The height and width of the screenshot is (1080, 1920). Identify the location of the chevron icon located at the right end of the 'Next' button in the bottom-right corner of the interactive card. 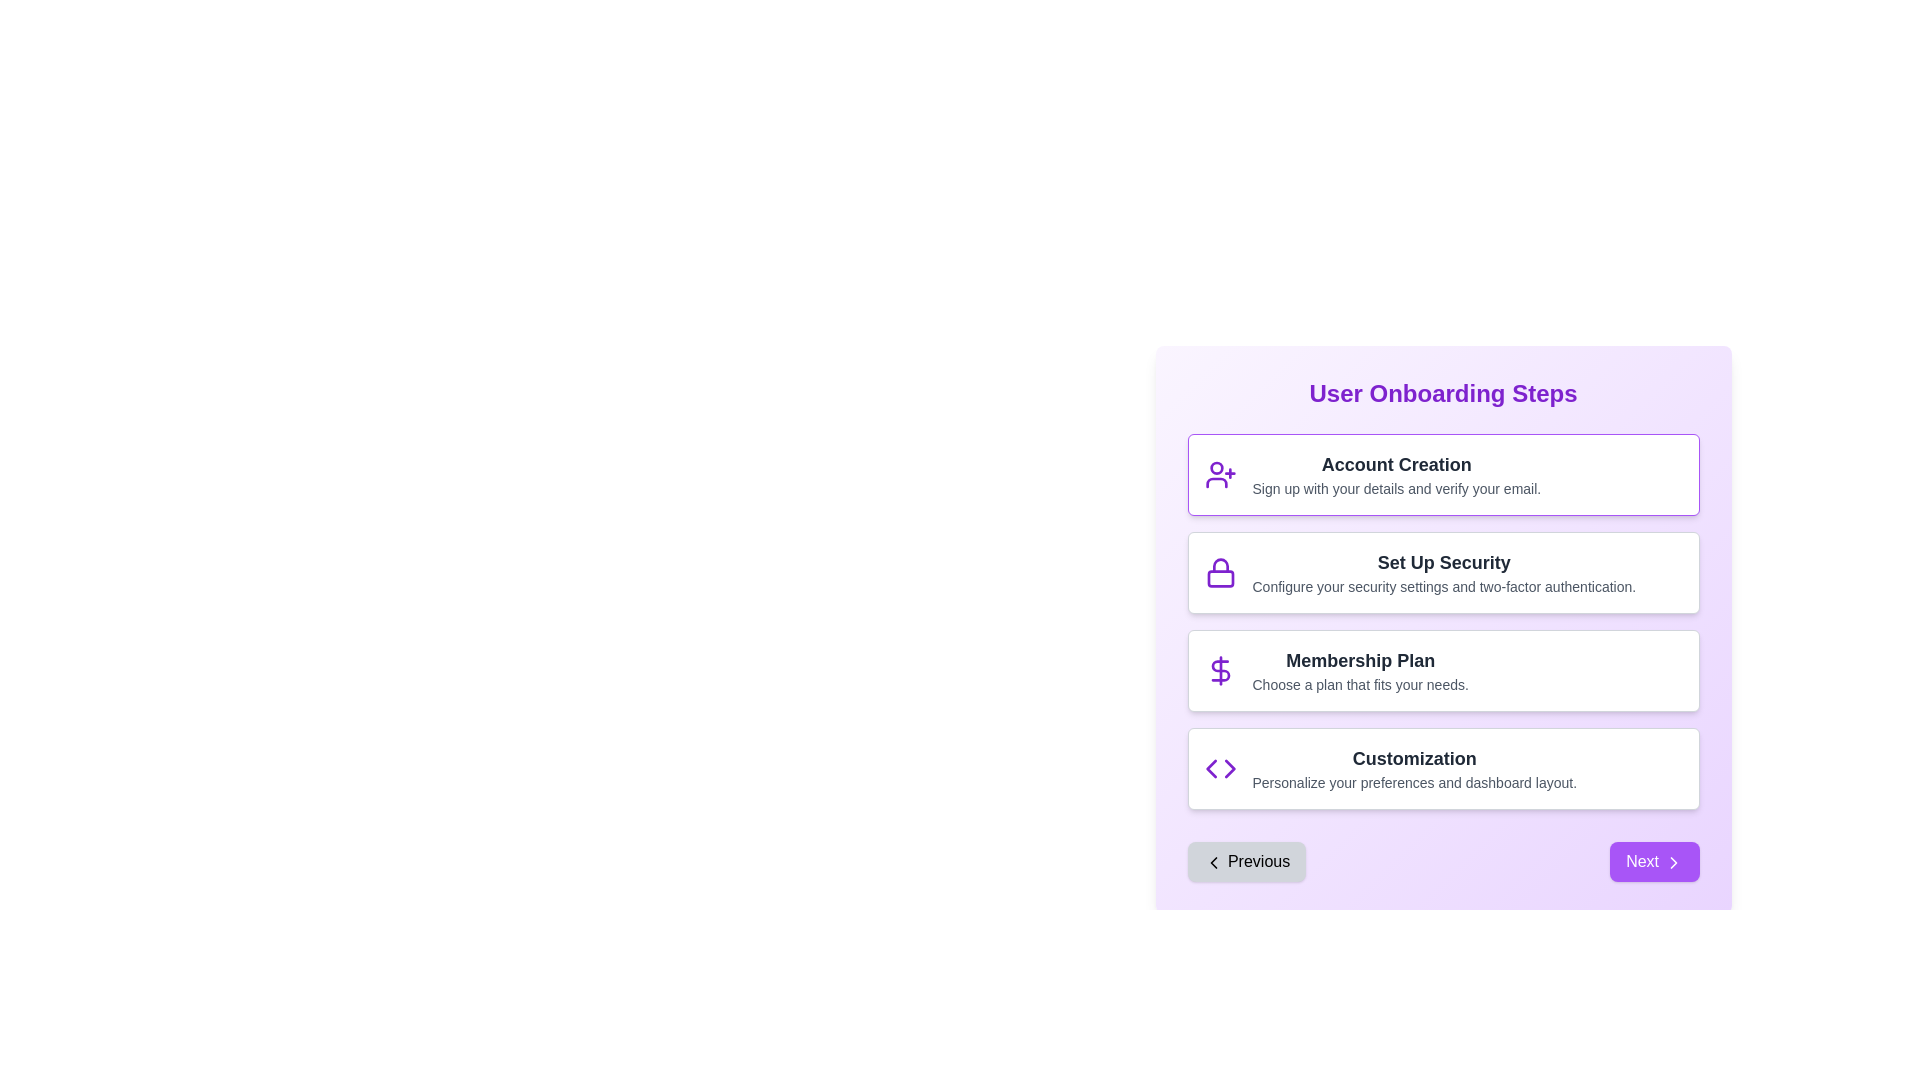
(1673, 861).